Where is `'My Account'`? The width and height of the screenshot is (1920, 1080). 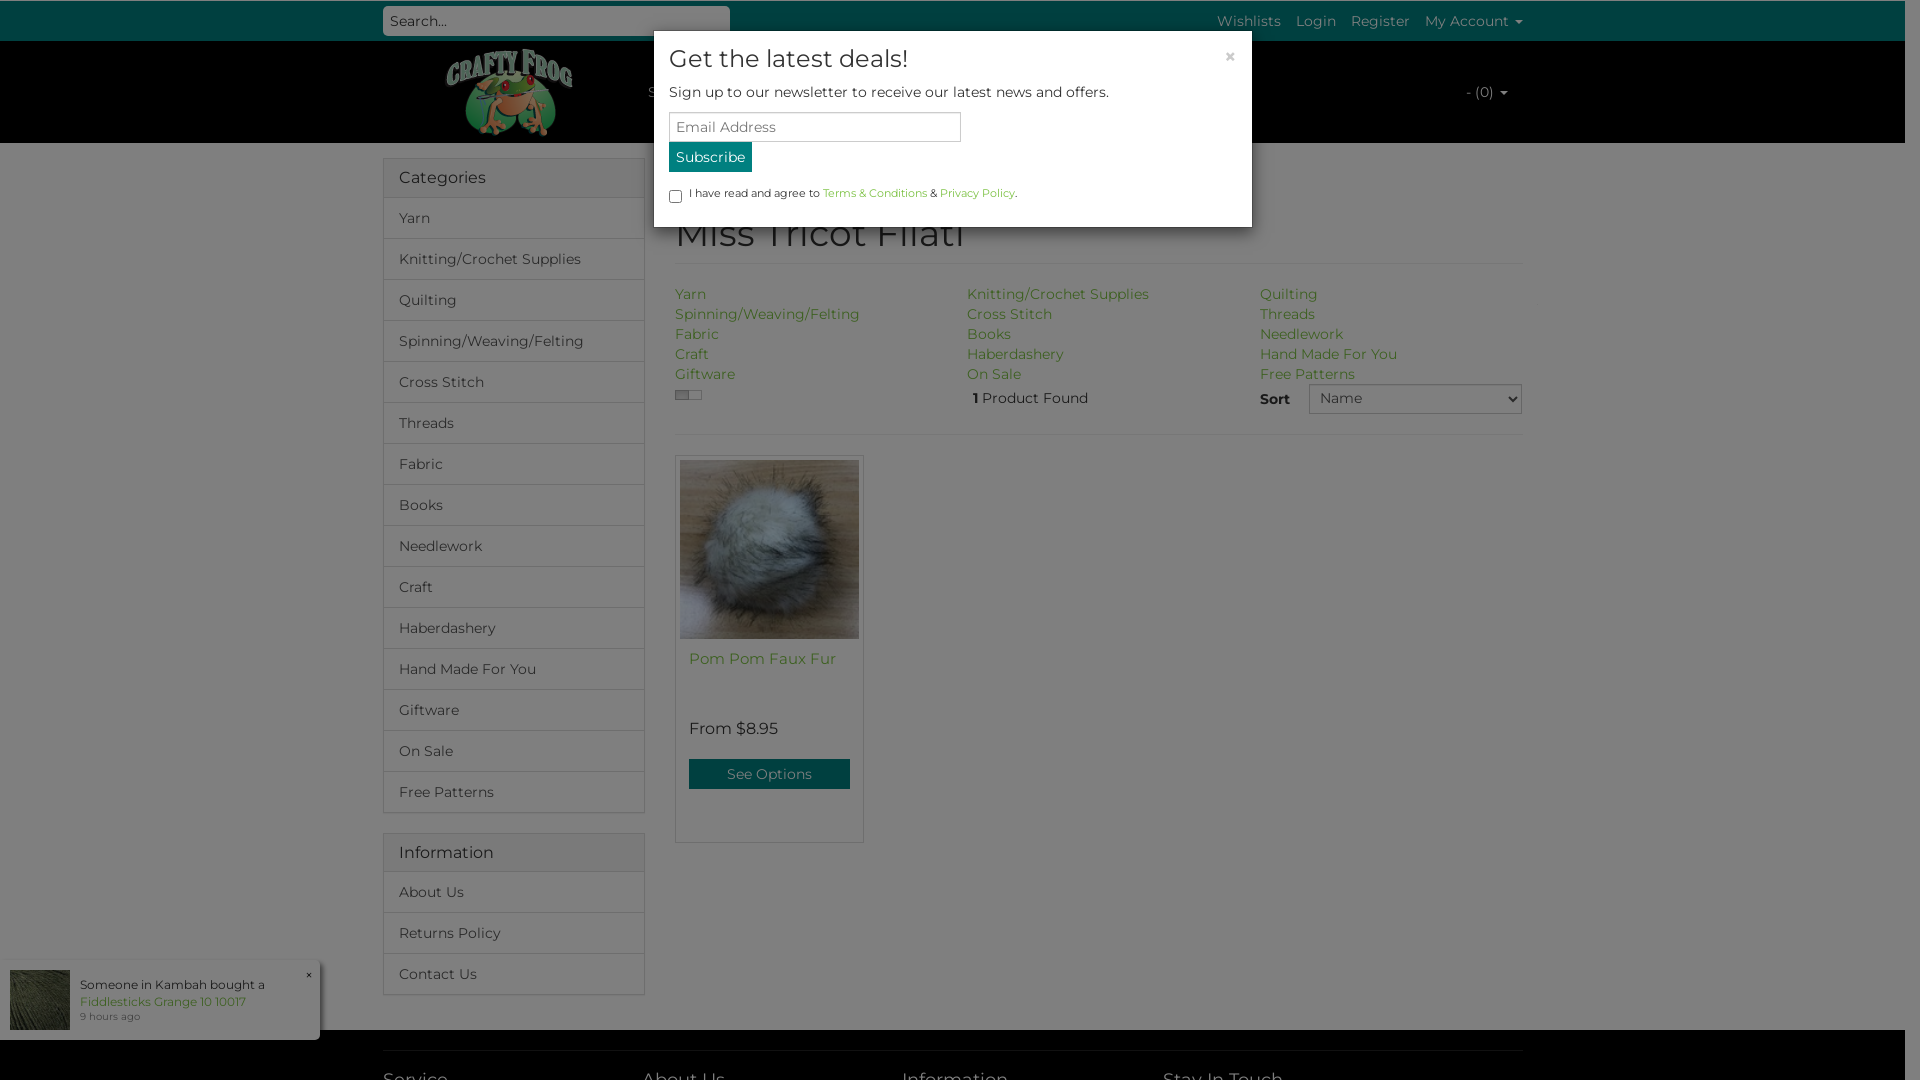 'My Account' is located at coordinates (1473, 20).